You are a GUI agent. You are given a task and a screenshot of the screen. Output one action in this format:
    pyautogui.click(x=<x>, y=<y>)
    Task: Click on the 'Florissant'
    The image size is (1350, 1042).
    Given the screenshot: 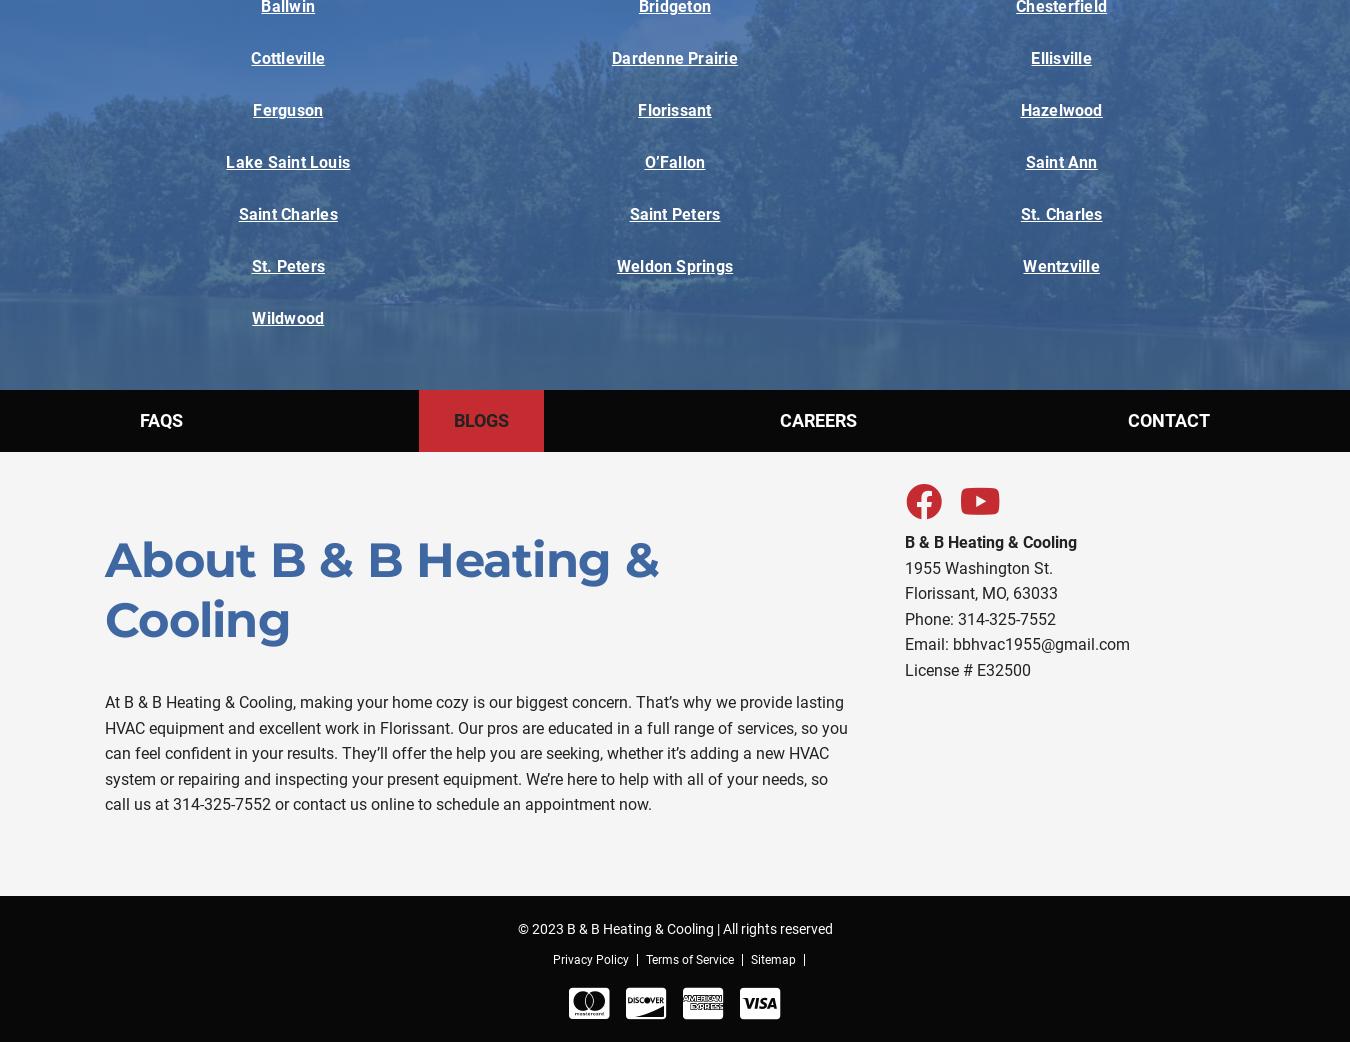 What is the action you would take?
    pyautogui.click(x=674, y=110)
    